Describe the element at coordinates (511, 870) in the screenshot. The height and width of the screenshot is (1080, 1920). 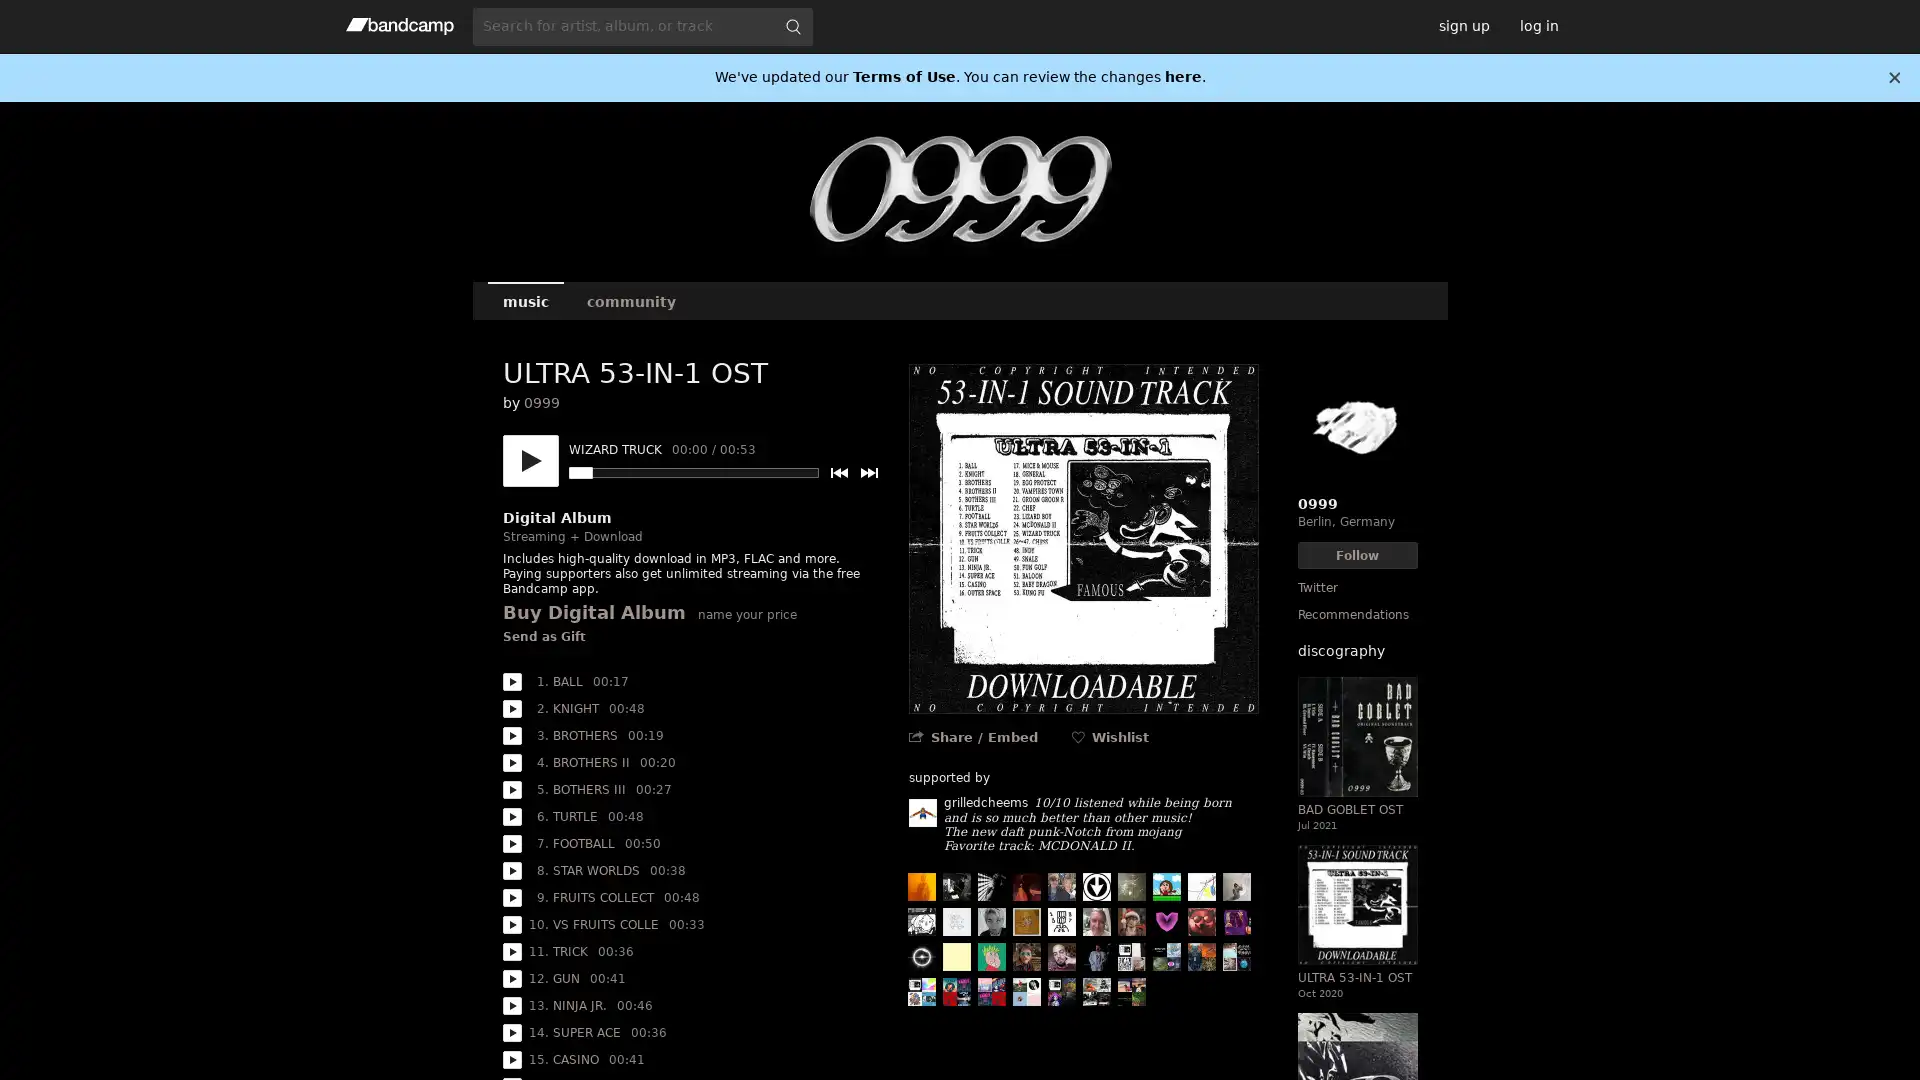
I see `Play STAR WORLDS` at that location.